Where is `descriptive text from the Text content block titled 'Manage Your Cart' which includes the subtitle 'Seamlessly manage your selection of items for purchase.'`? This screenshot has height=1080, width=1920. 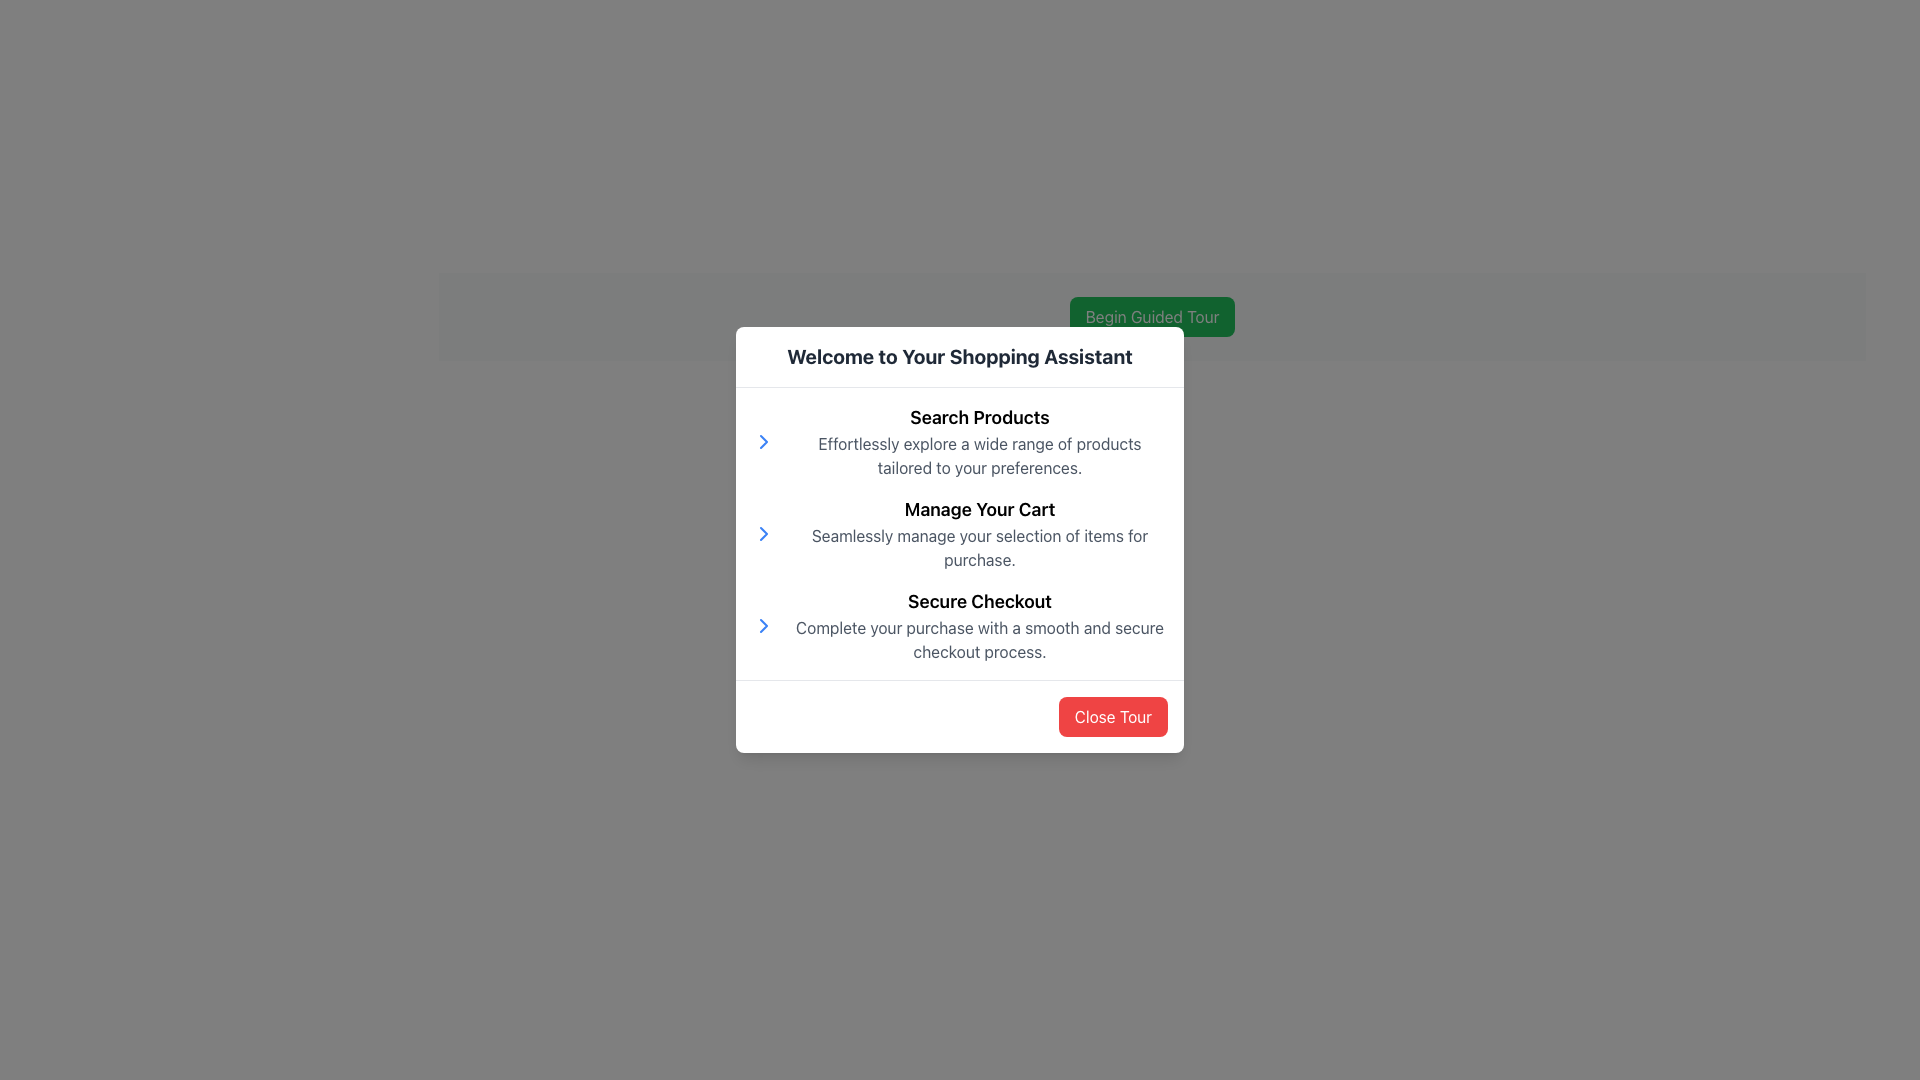
descriptive text from the Text content block titled 'Manage Your Cart' which includes the subtitle 'Seamlessly manage your selection of items for purchase.' is located at coordinates (979, 532).